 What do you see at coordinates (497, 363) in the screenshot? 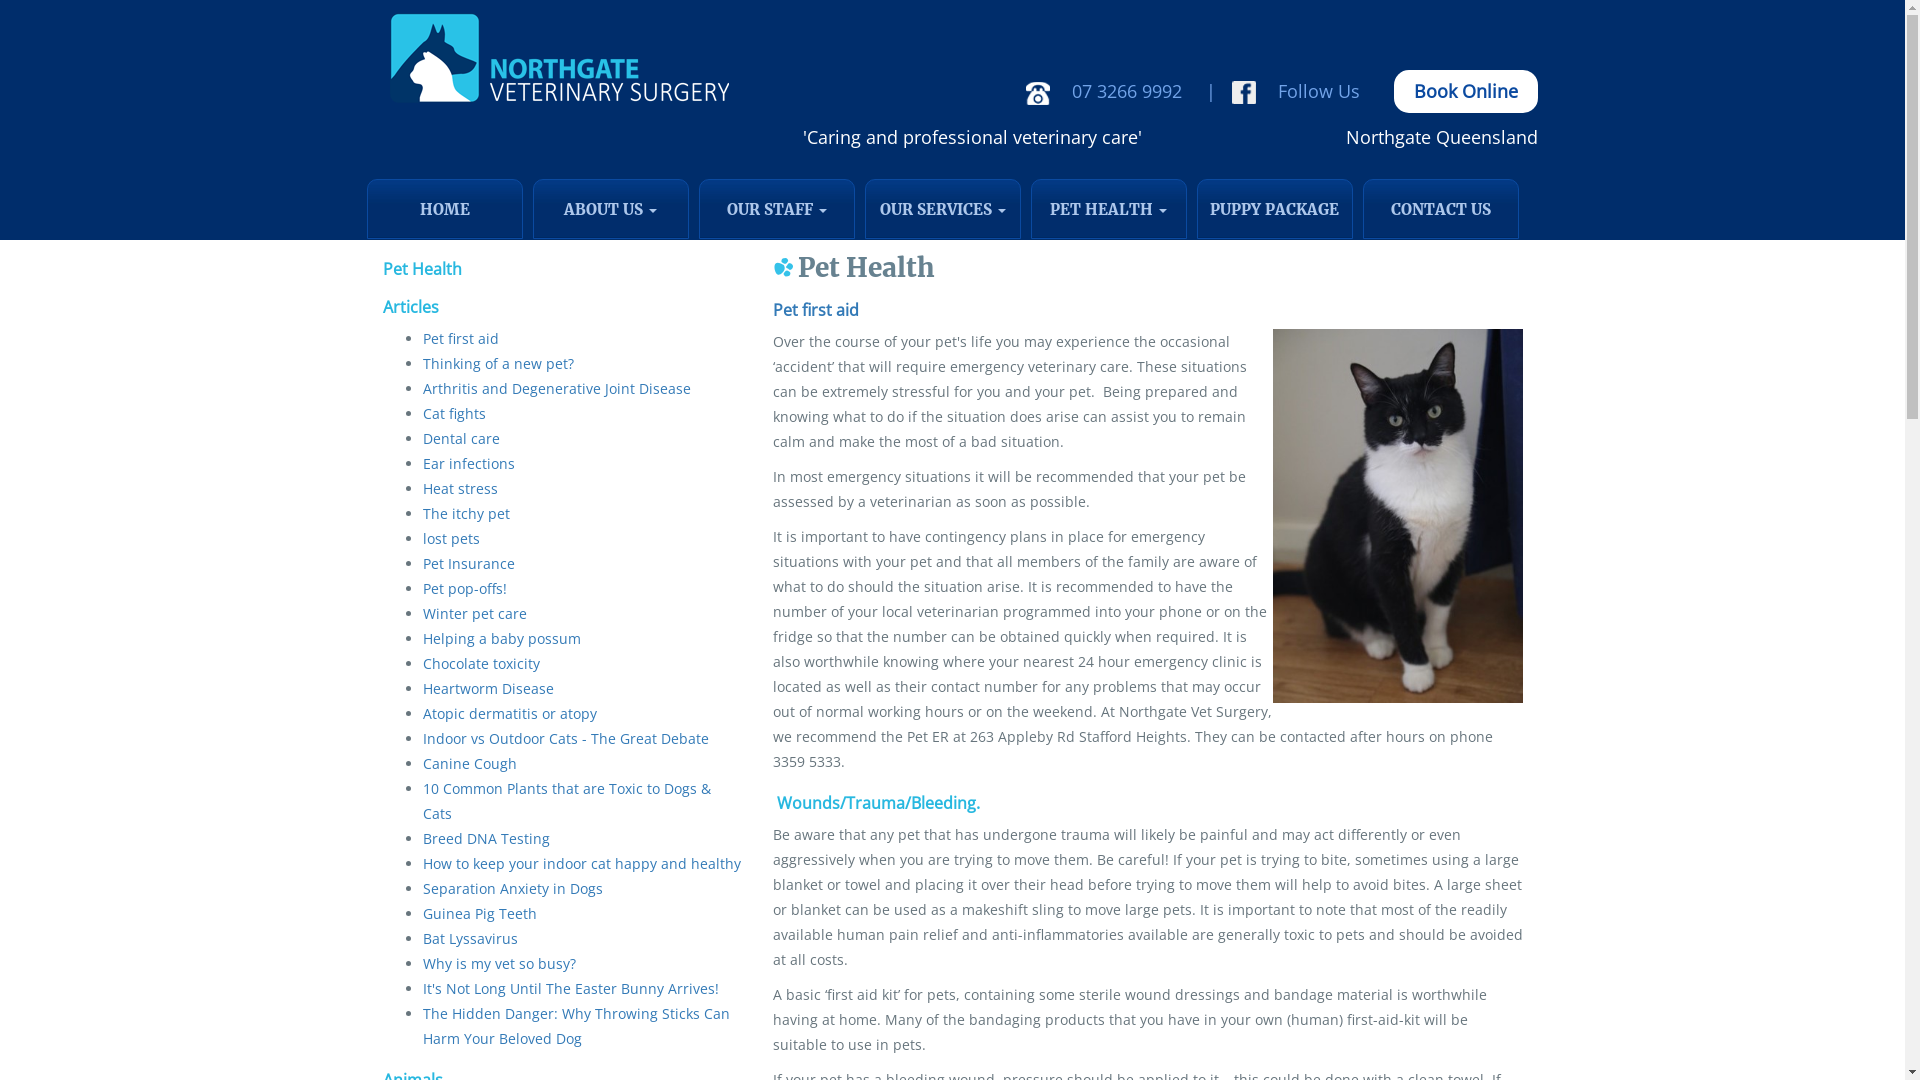
I see `'Thinking of a new pet?'` at bounding box center [497, 363].